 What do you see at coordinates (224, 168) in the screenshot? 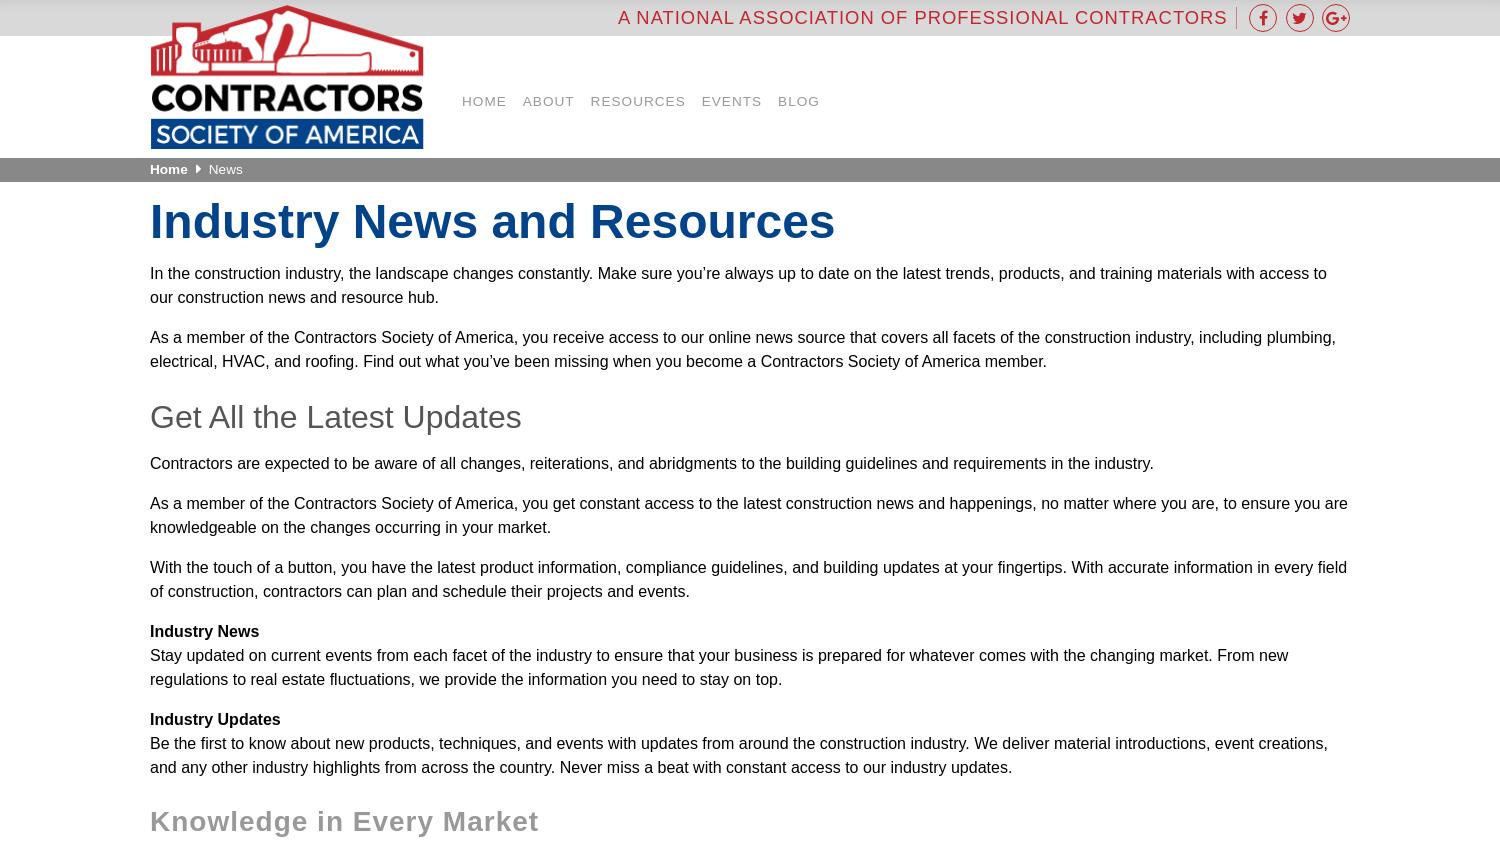
I see `'News'` at bounding box center [224, 168].